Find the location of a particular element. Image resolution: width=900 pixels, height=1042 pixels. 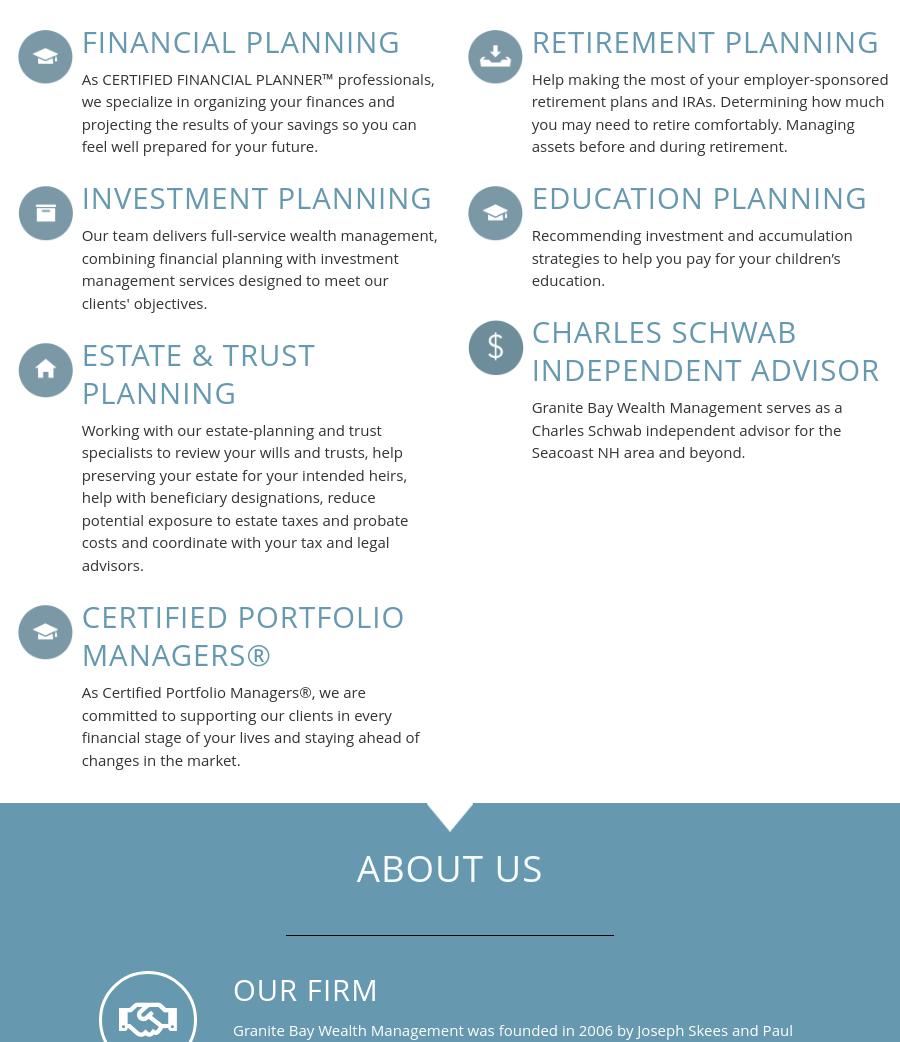

'CHARLES SCHWAB INDEPENDENT ADVISOR' is located at coordinates (704, 350).